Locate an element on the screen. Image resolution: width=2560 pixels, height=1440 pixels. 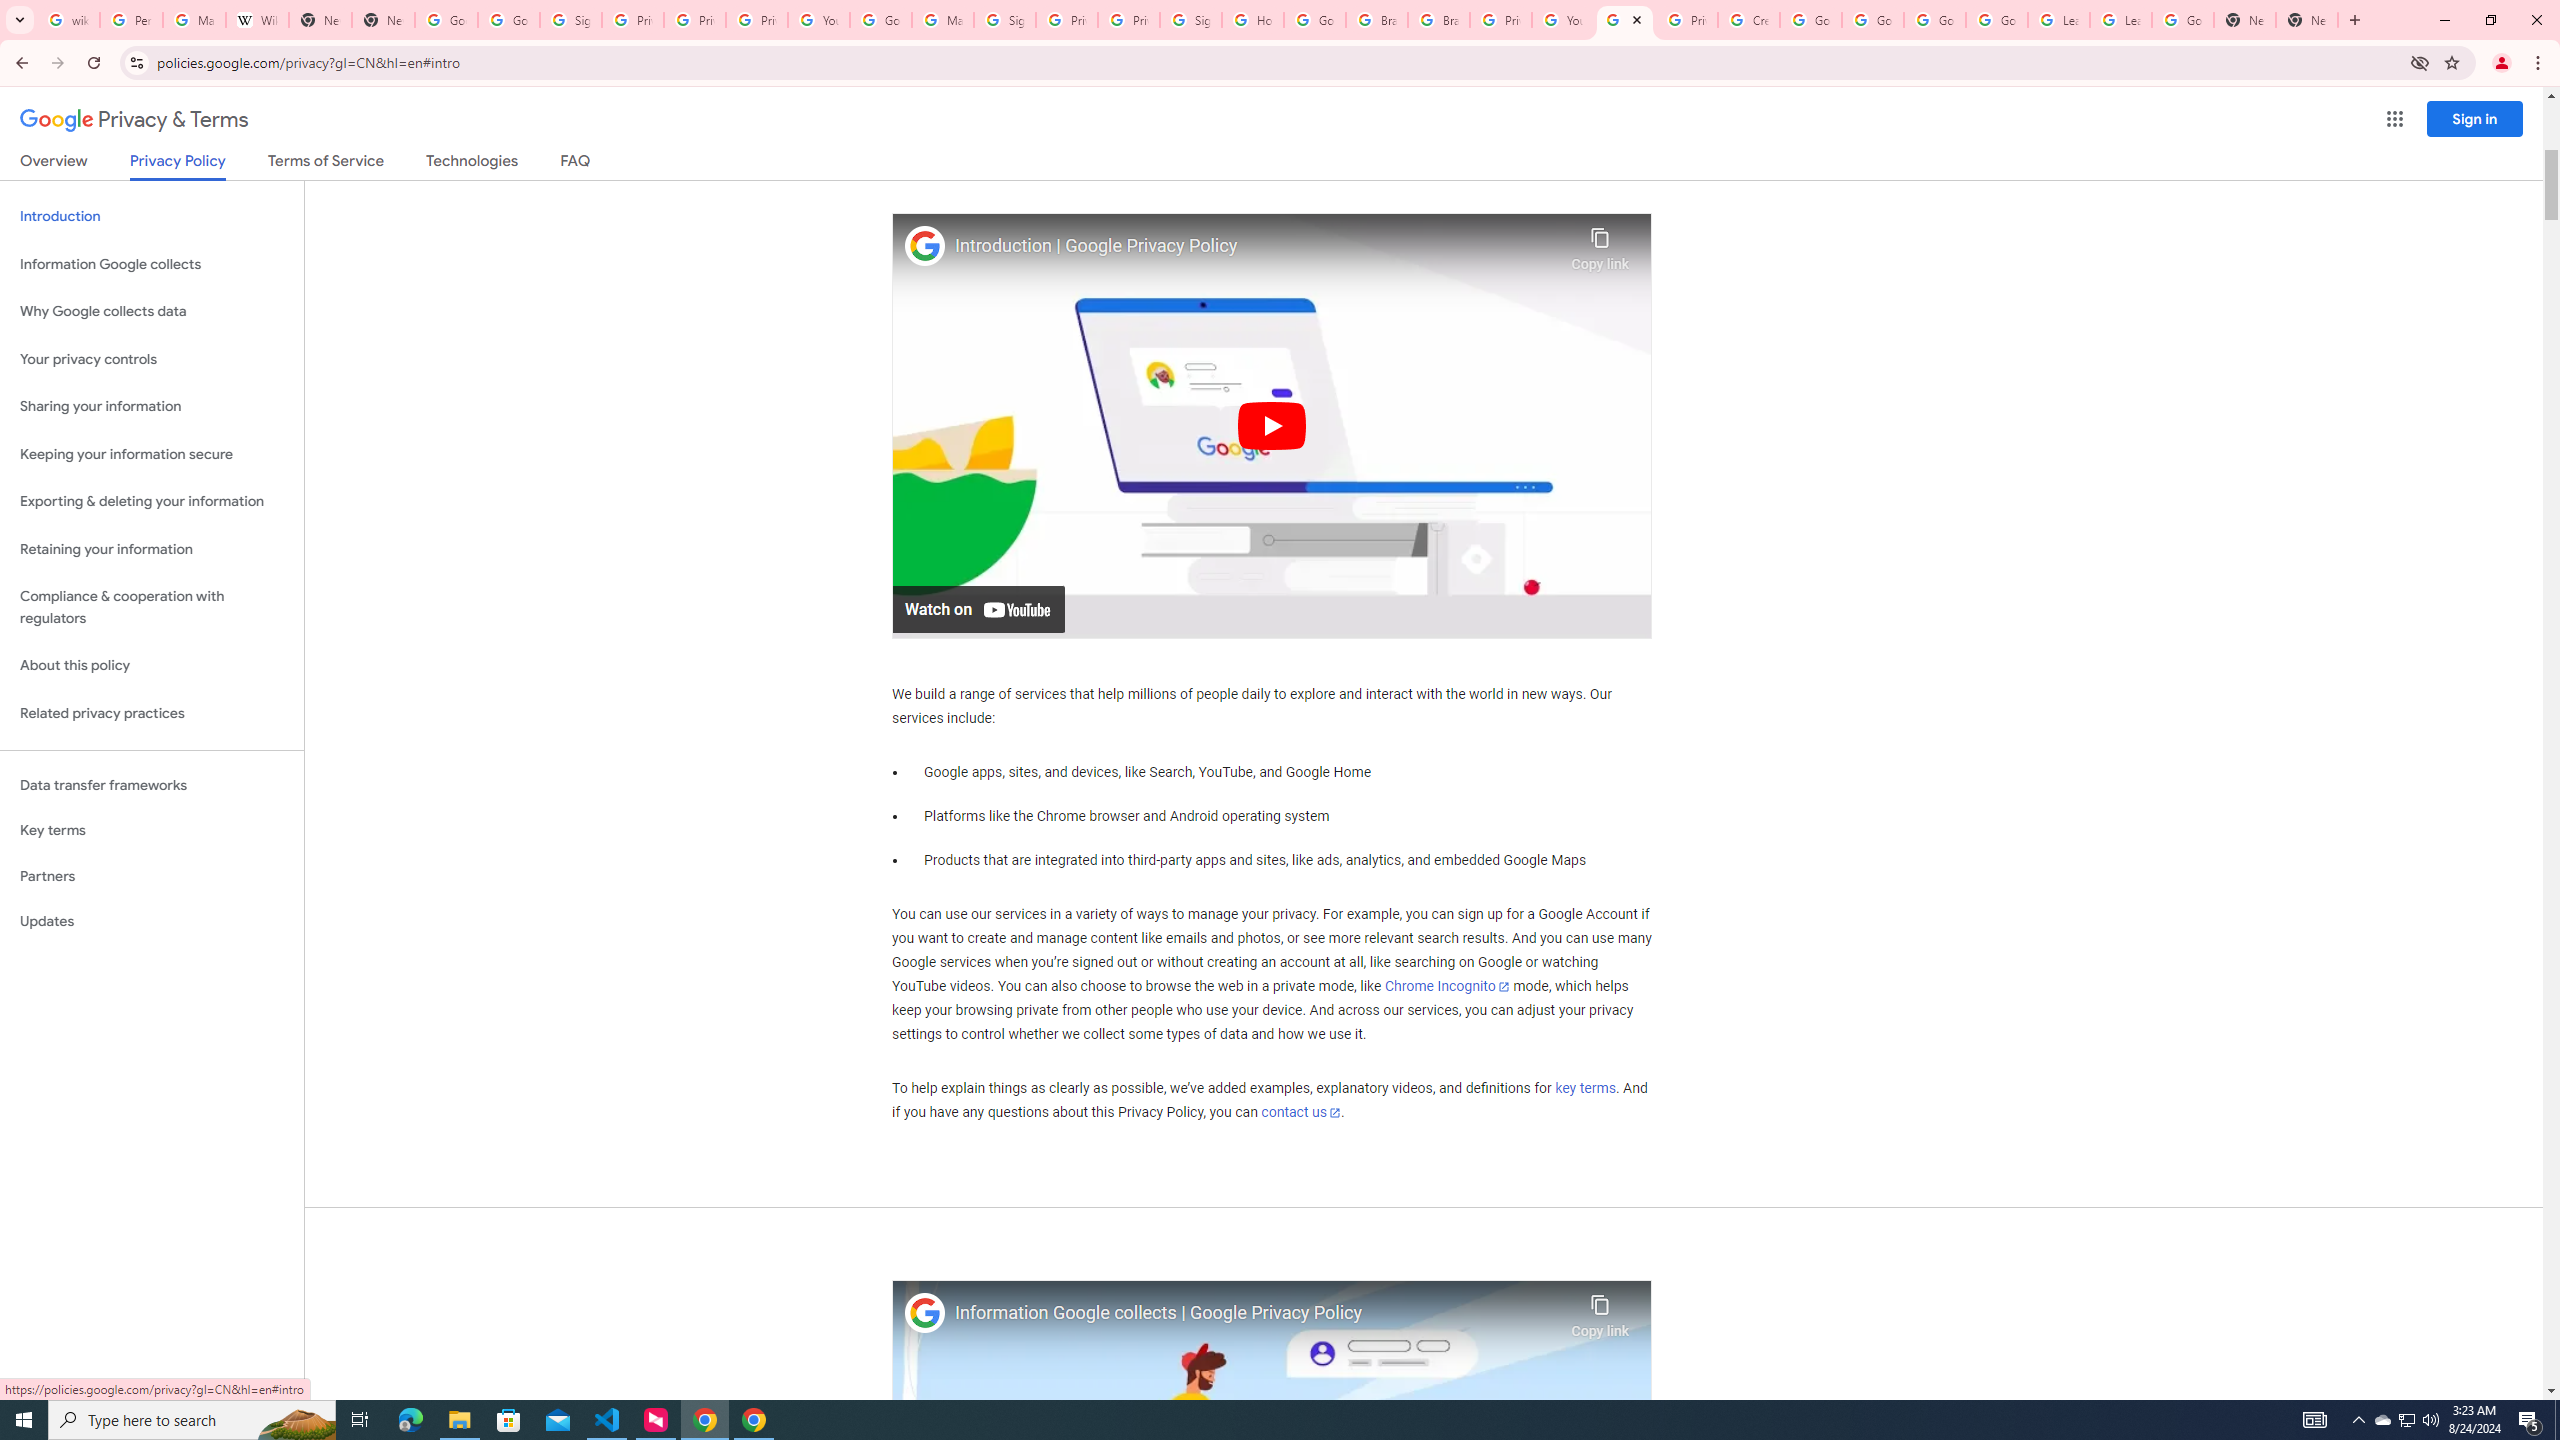
'Photo image of Google' is located at coordinates (925, 1313).